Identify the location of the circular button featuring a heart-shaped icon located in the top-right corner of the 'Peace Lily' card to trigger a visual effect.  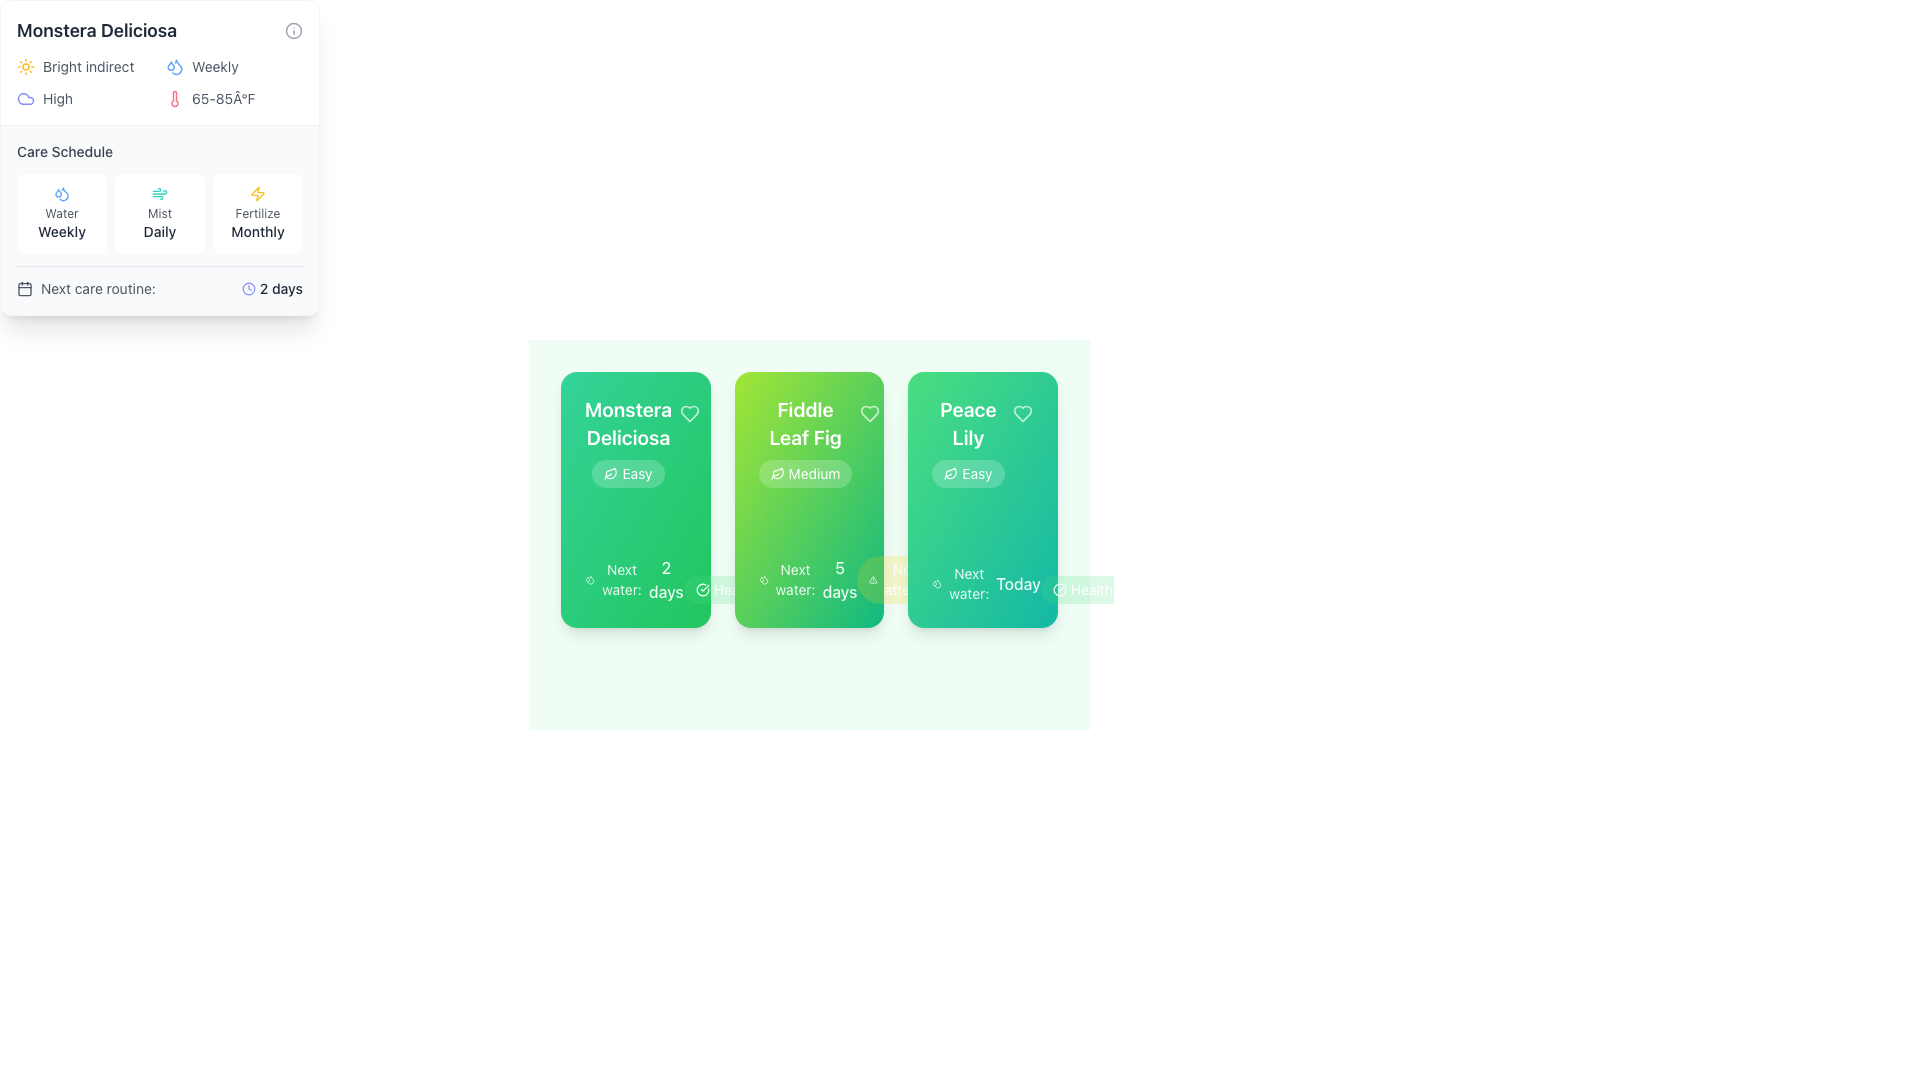
(1022, 412).